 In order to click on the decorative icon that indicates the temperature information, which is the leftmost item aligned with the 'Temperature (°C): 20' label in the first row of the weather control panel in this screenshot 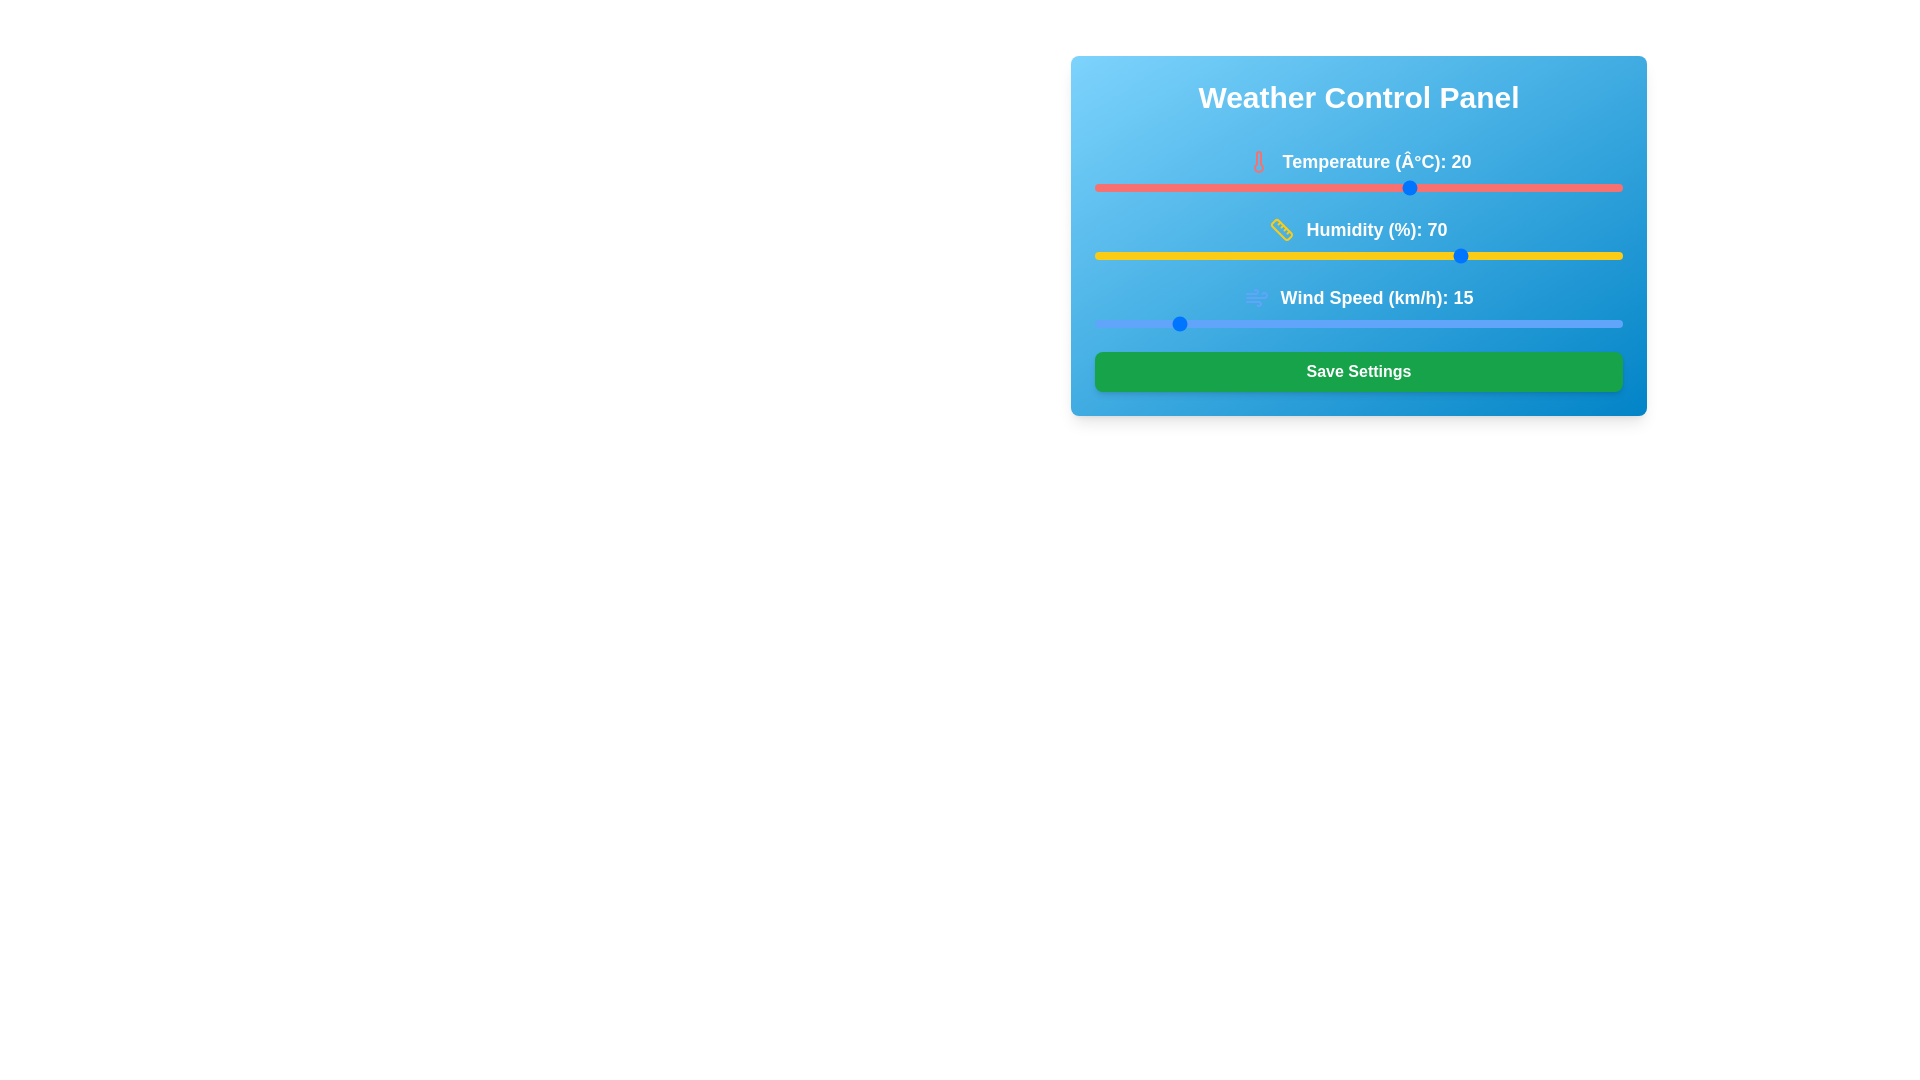, I will do `click(1257, 161)`.